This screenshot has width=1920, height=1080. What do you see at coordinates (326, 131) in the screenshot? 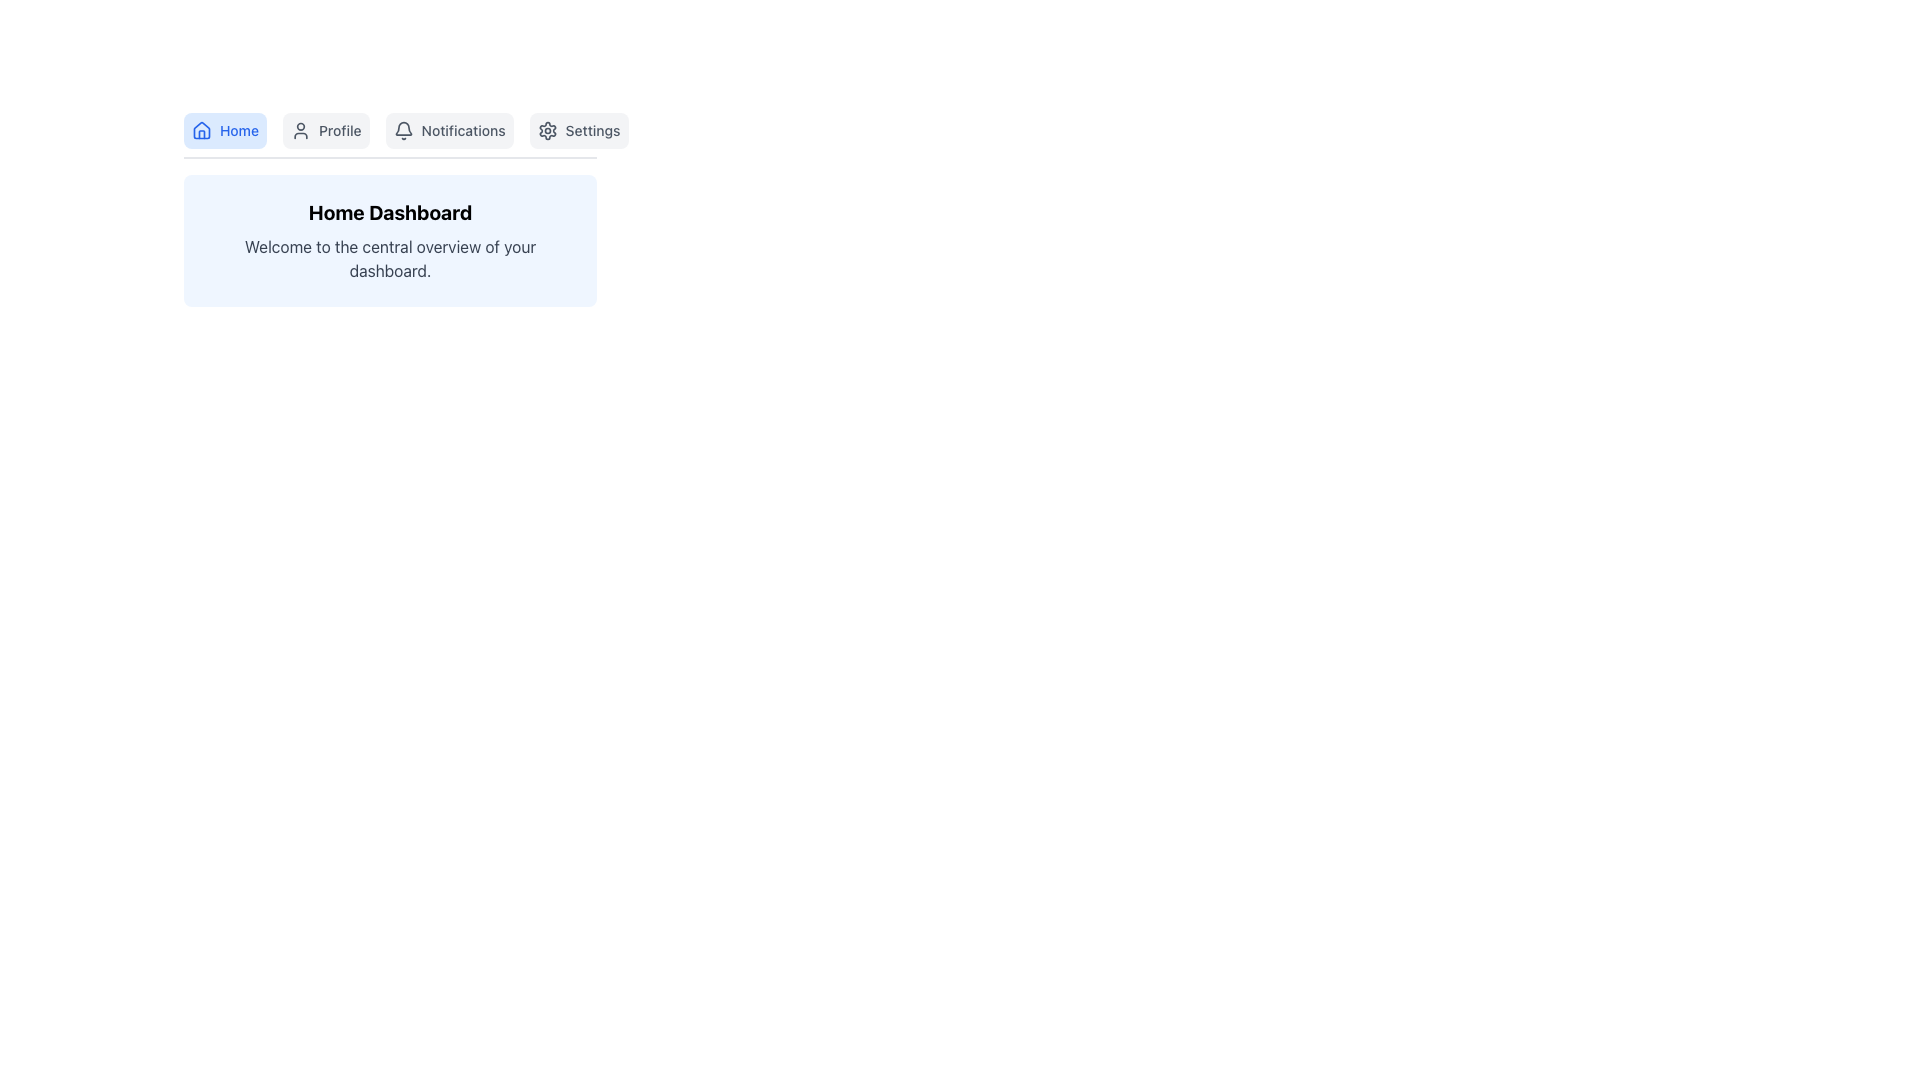
I see `the 'Profile' button, which is the second button in the horizontal navigation menu` at bounding box center [326, 131].